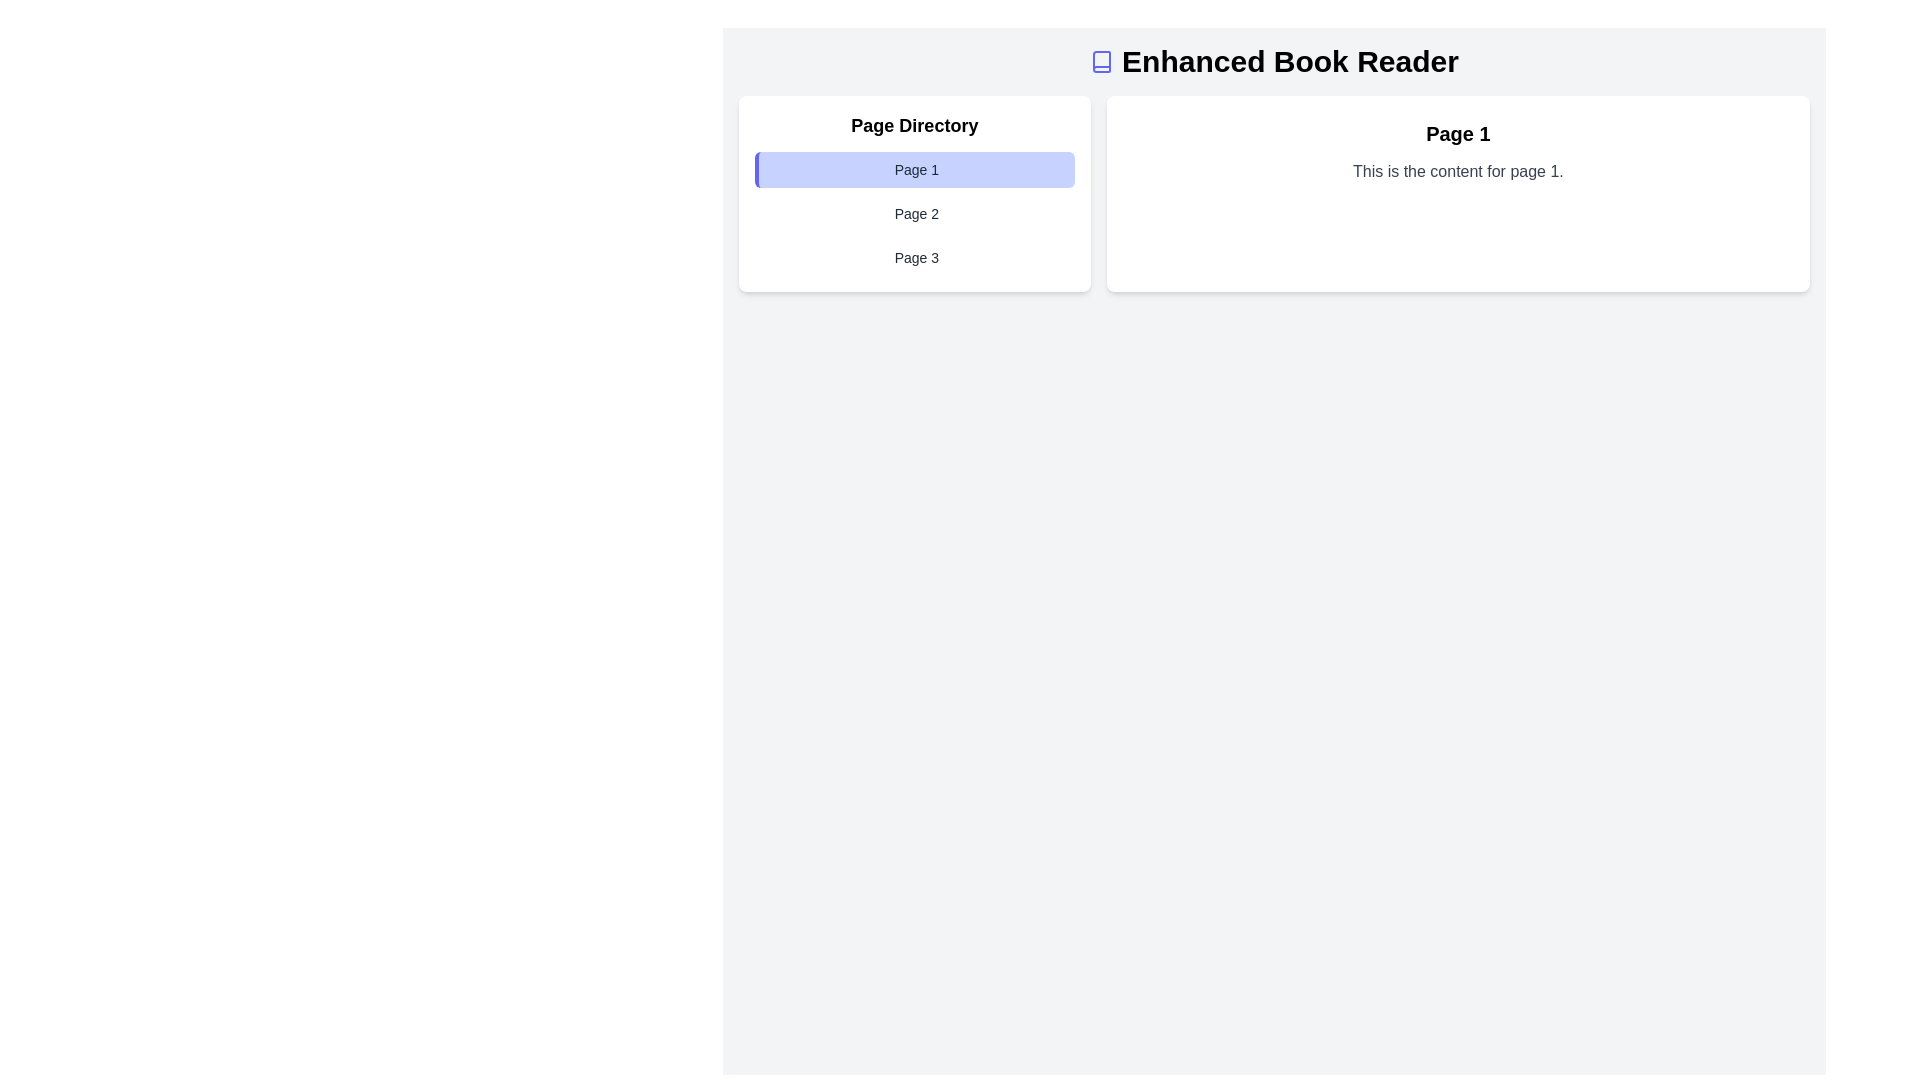 The width and height of the screenshot is (1920, 1080). Describe the element at coordinates (1273, 60) in the screenshot. I see `the Header titled 'Enhanced Book Reader' with an indigo book icon, located at the top-middle of the interface` at that location.